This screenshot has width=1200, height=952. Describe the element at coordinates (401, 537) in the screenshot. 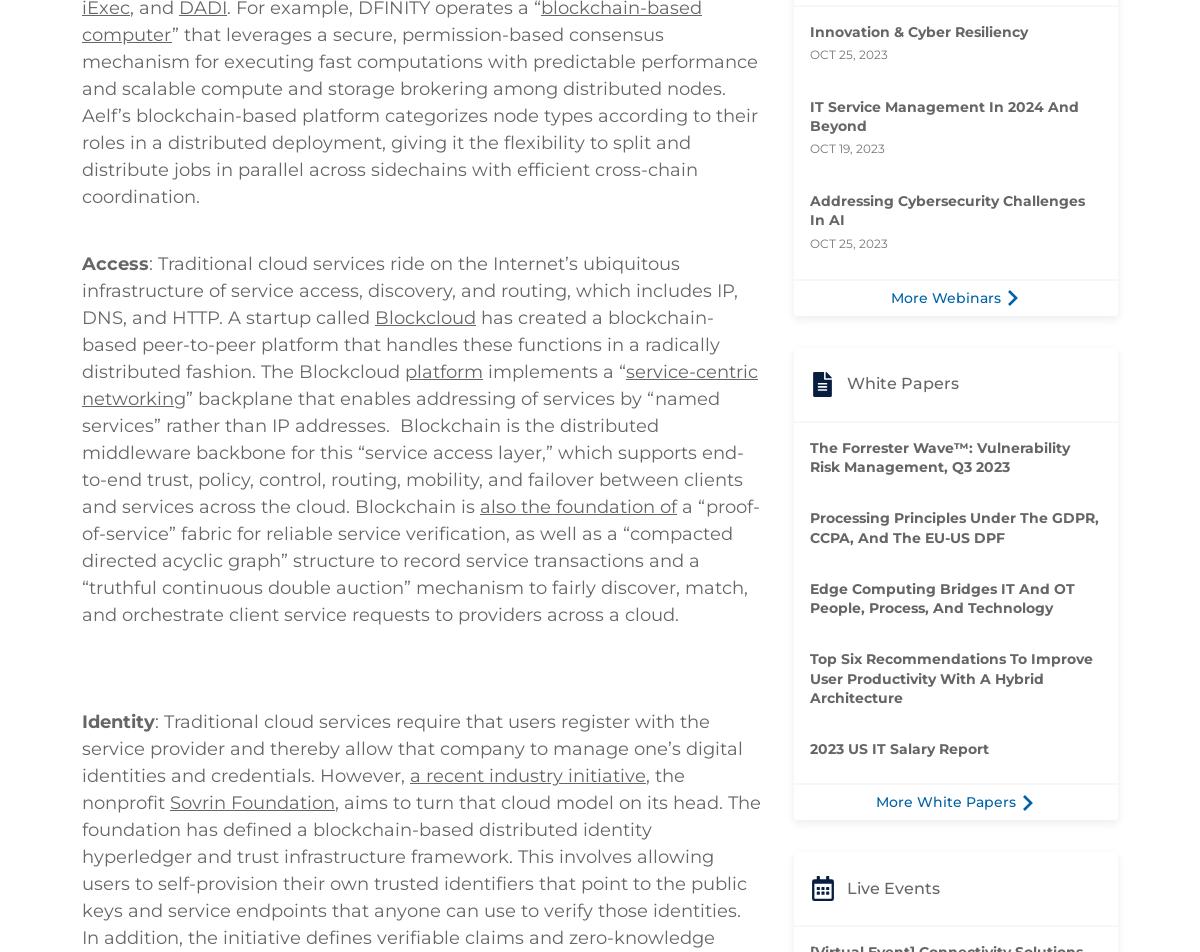

I see `'has created a blockchain-based peer-to-peer platform that handles these functions in a radically distributed fashion. The Blockcloud'` at that location.